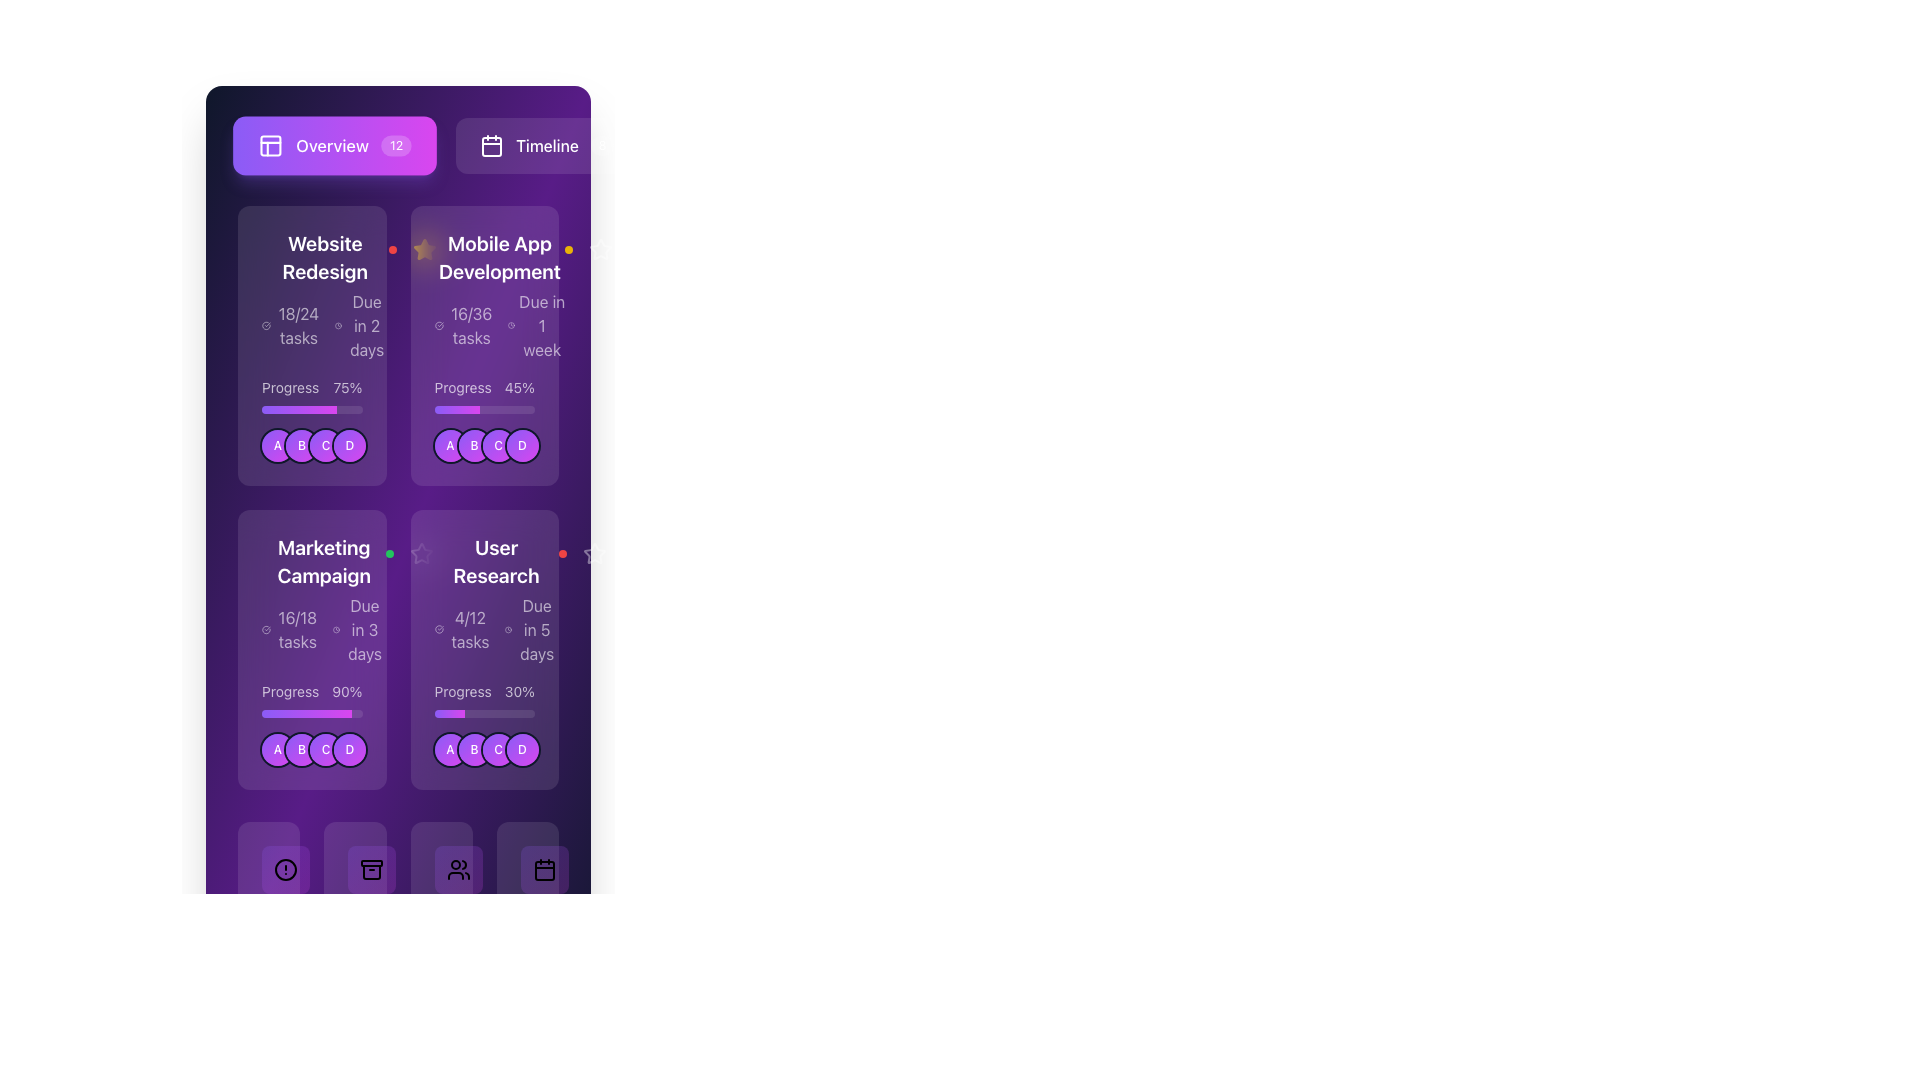 This screenshot has height=1080, width=1920. I want to click on the progress percentage text label located in the middle section of the 'Mobile App Development' card, positioned above the progress bar and below the task and due date information, so click(484, 388).